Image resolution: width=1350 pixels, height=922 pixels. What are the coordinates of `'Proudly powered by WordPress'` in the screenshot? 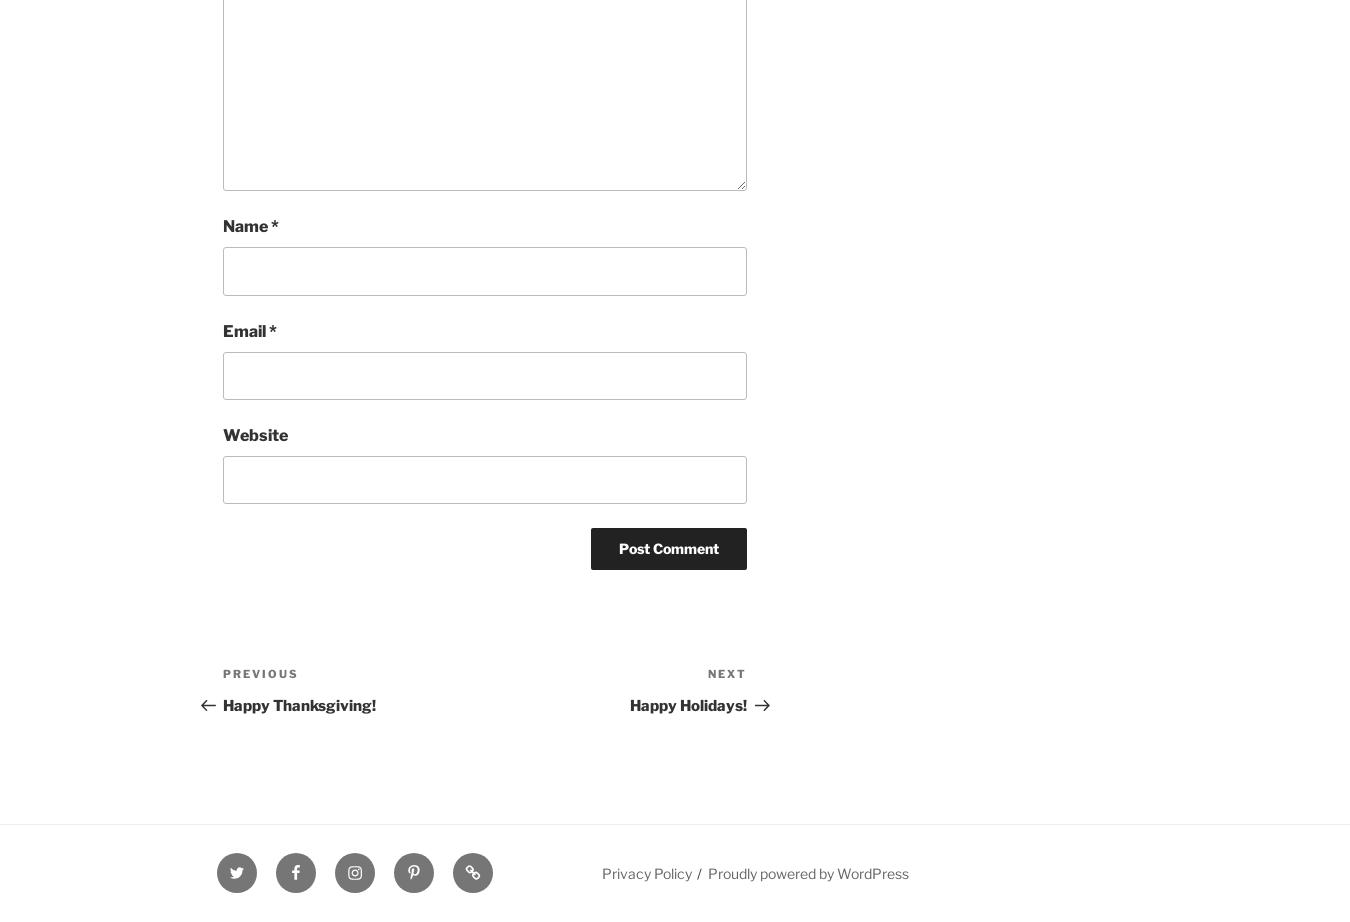 It's located at (808, 871).